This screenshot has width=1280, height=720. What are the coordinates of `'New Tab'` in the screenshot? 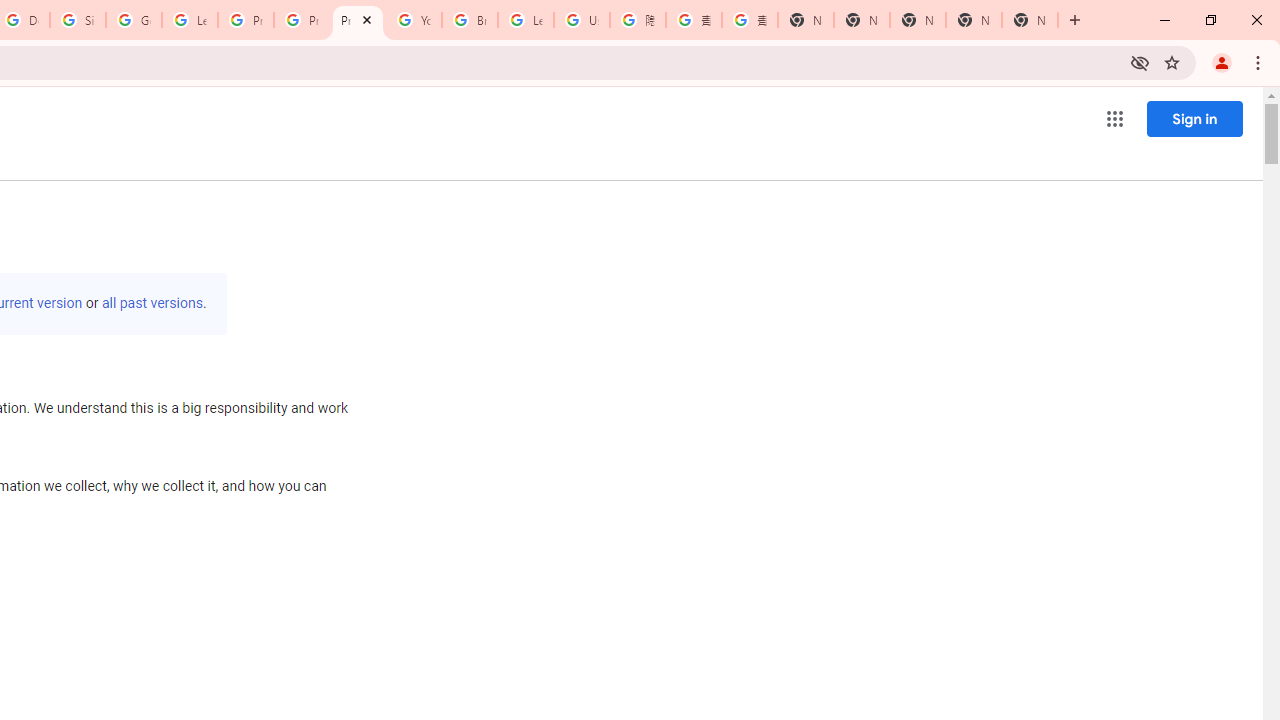 It's located at (1030, 20).